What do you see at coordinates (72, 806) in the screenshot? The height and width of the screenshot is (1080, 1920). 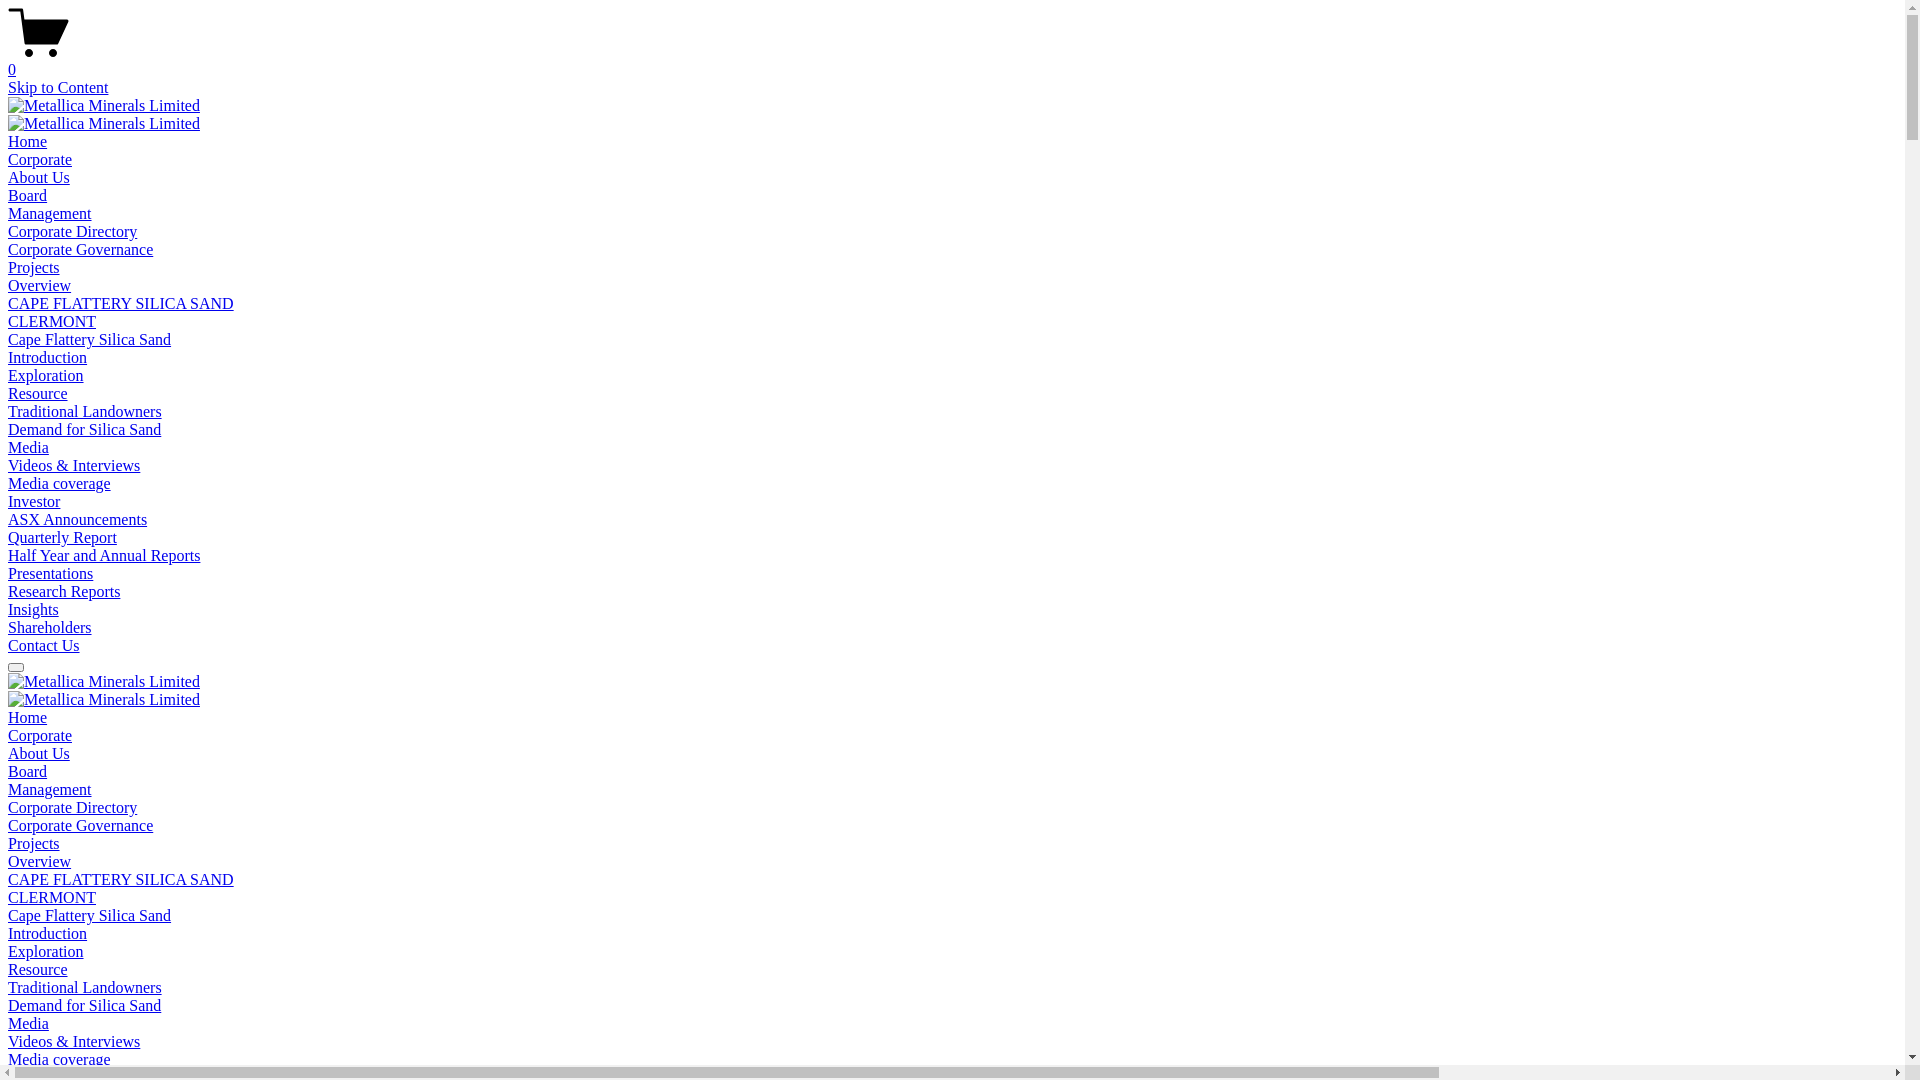 I see `'Corporate Directory'` at bounding box center [72, 806].